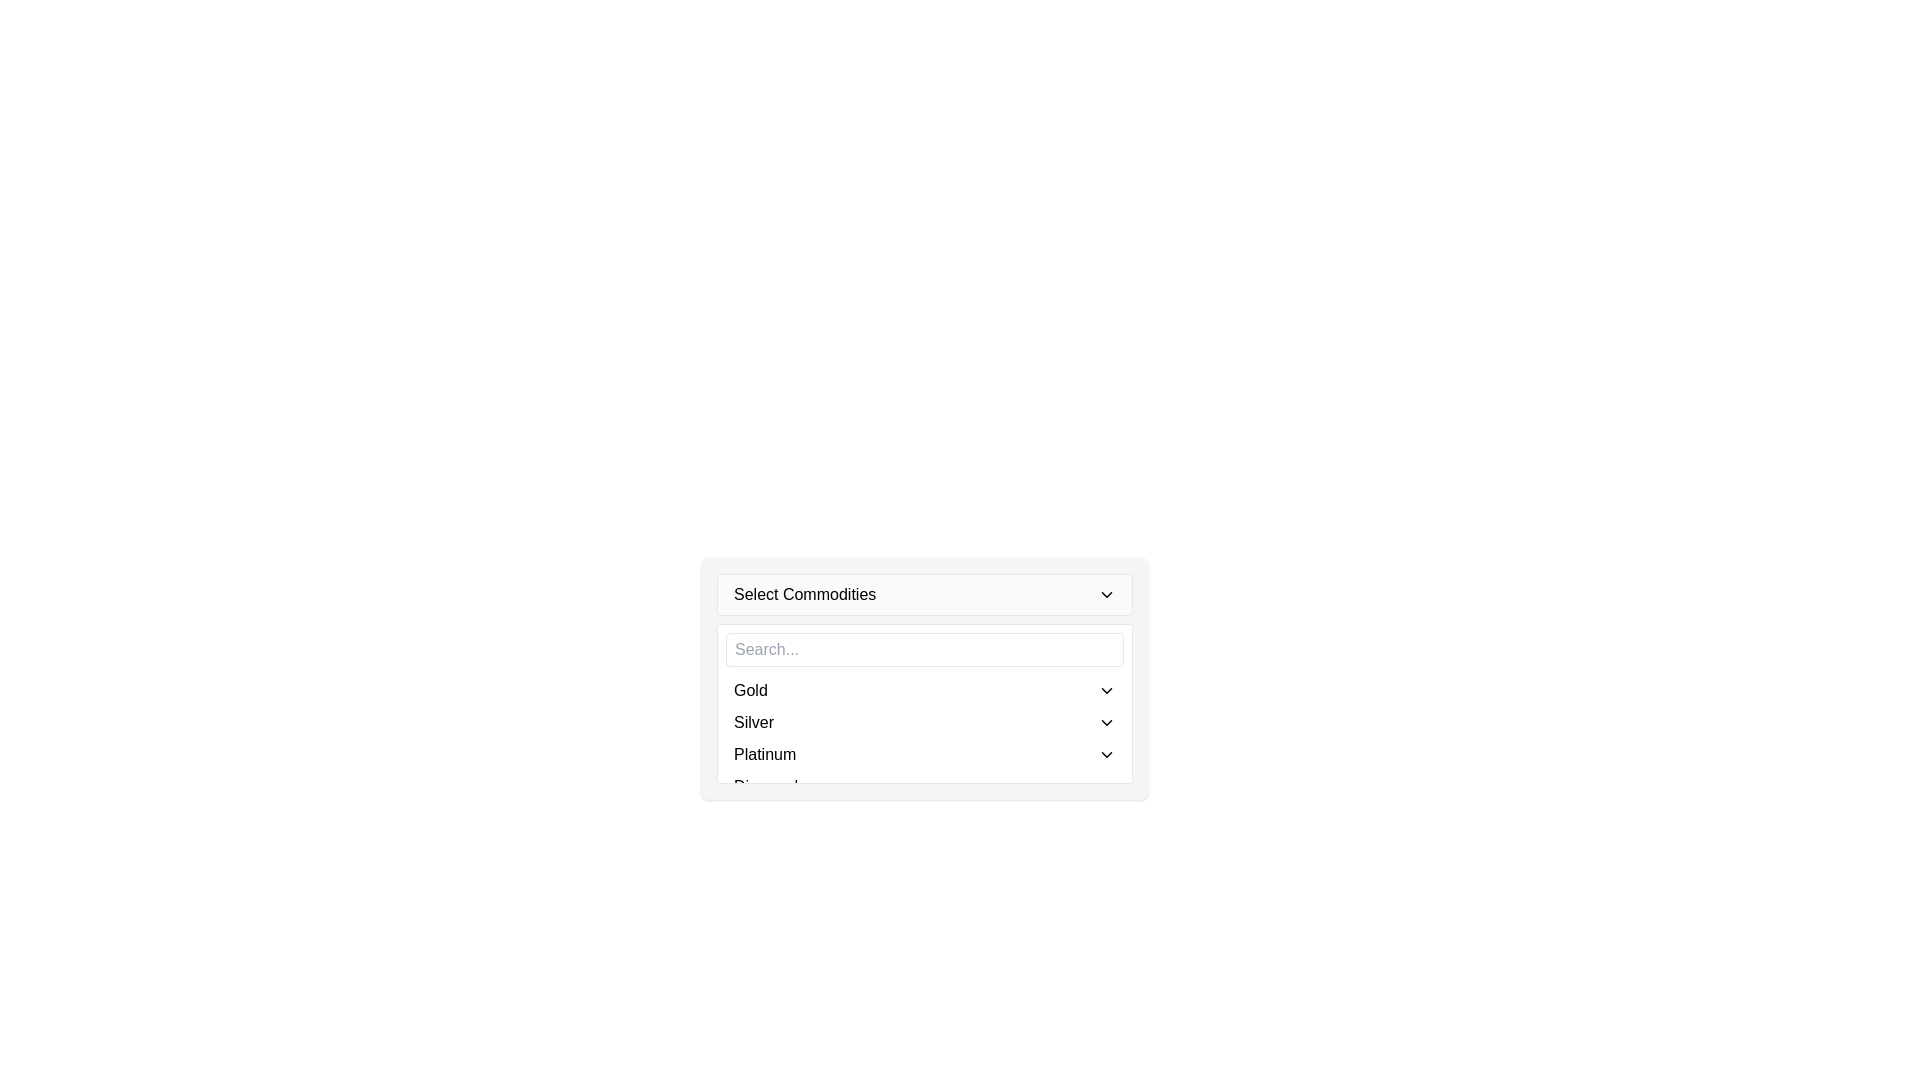 This screenshot has height=1080, width=1920. Describe the element at coordinates (924, 785) in the screenshot. I see `the fourth list item in the dropdown menu labeled 'Diamond'` at that location.